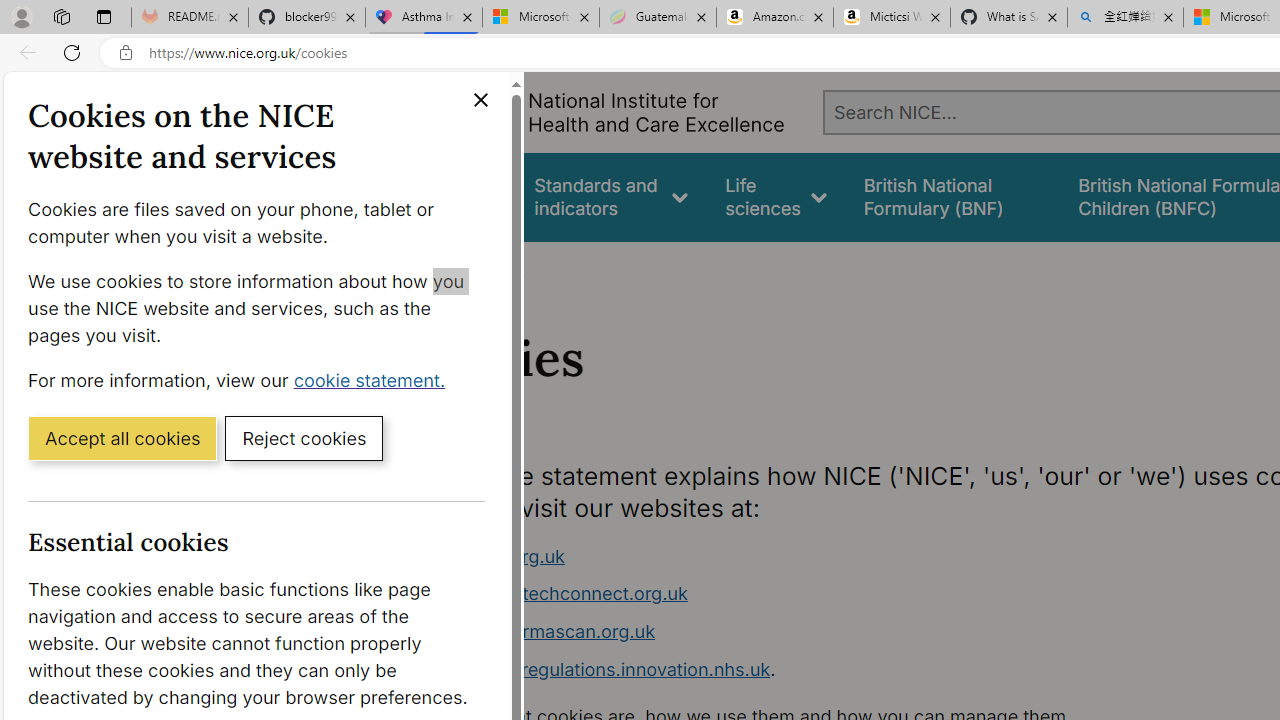 The image size is (1280, 720). What do you see at coordinates (373, 379) in the screenshot?
I see `'cookie statement. (Opens in a new window)'` at bounding box center [373, 379].